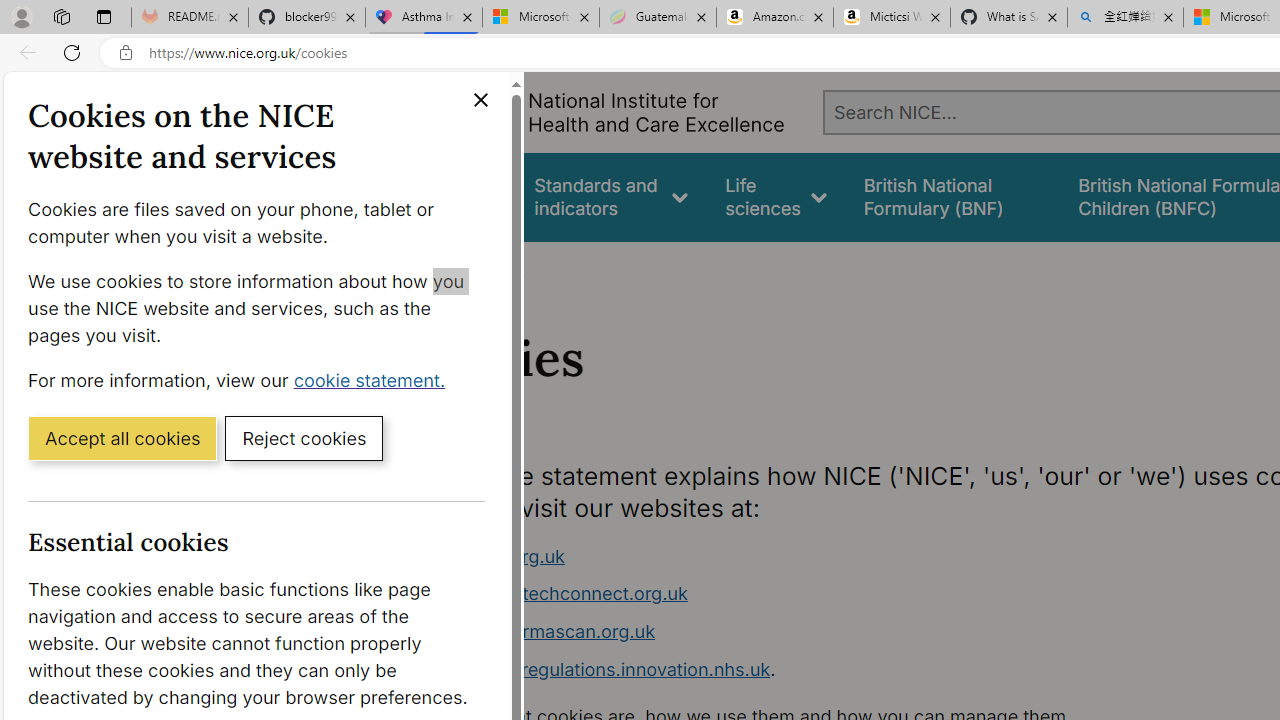 The image size is (1280, 720). What do you see at coordinates (373, 379) in the screenshot?
I see `'cookie statement. (Opens in a new window)'` at bounding box center [373, 379].